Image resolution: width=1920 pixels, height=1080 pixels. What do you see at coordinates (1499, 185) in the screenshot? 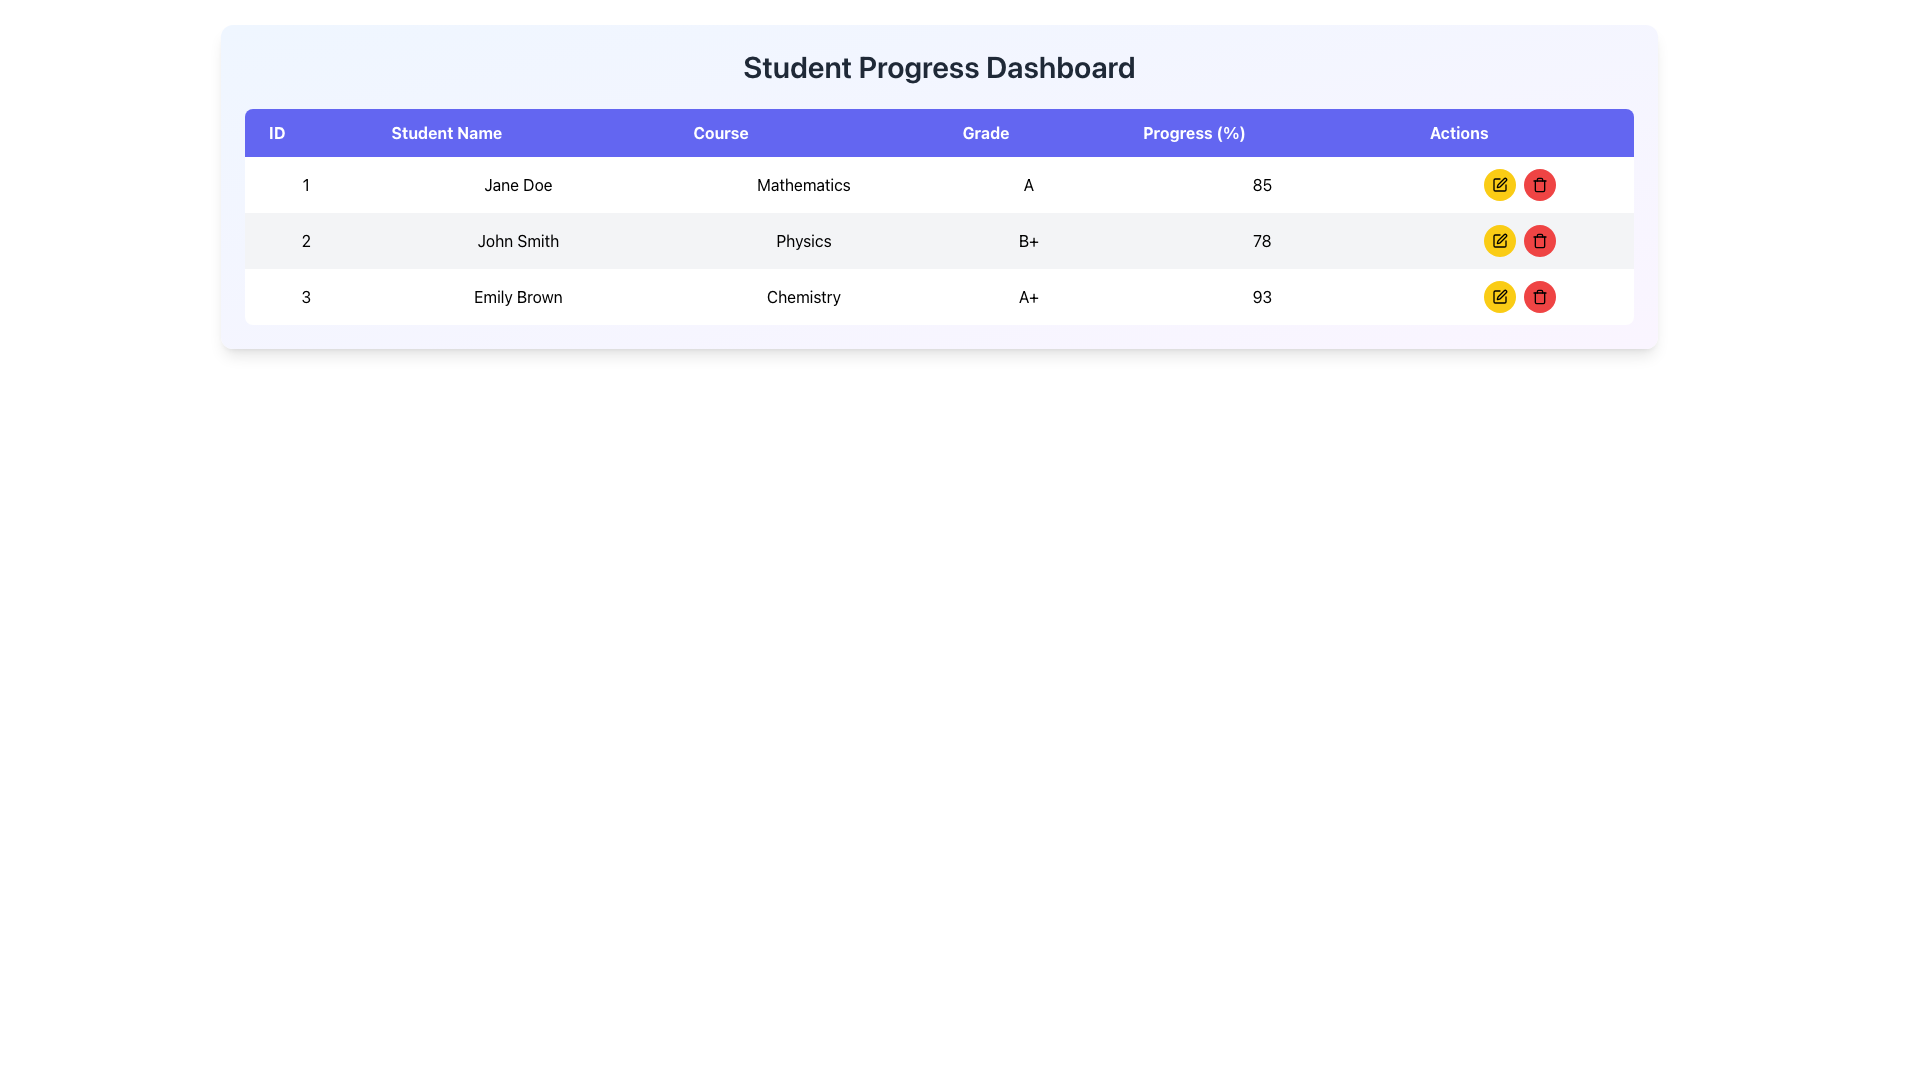
I see `the editing icon, which is a small square with rounded corners and a pen element, located in the Actions column of the third row` at bounding box center [1499, 185].